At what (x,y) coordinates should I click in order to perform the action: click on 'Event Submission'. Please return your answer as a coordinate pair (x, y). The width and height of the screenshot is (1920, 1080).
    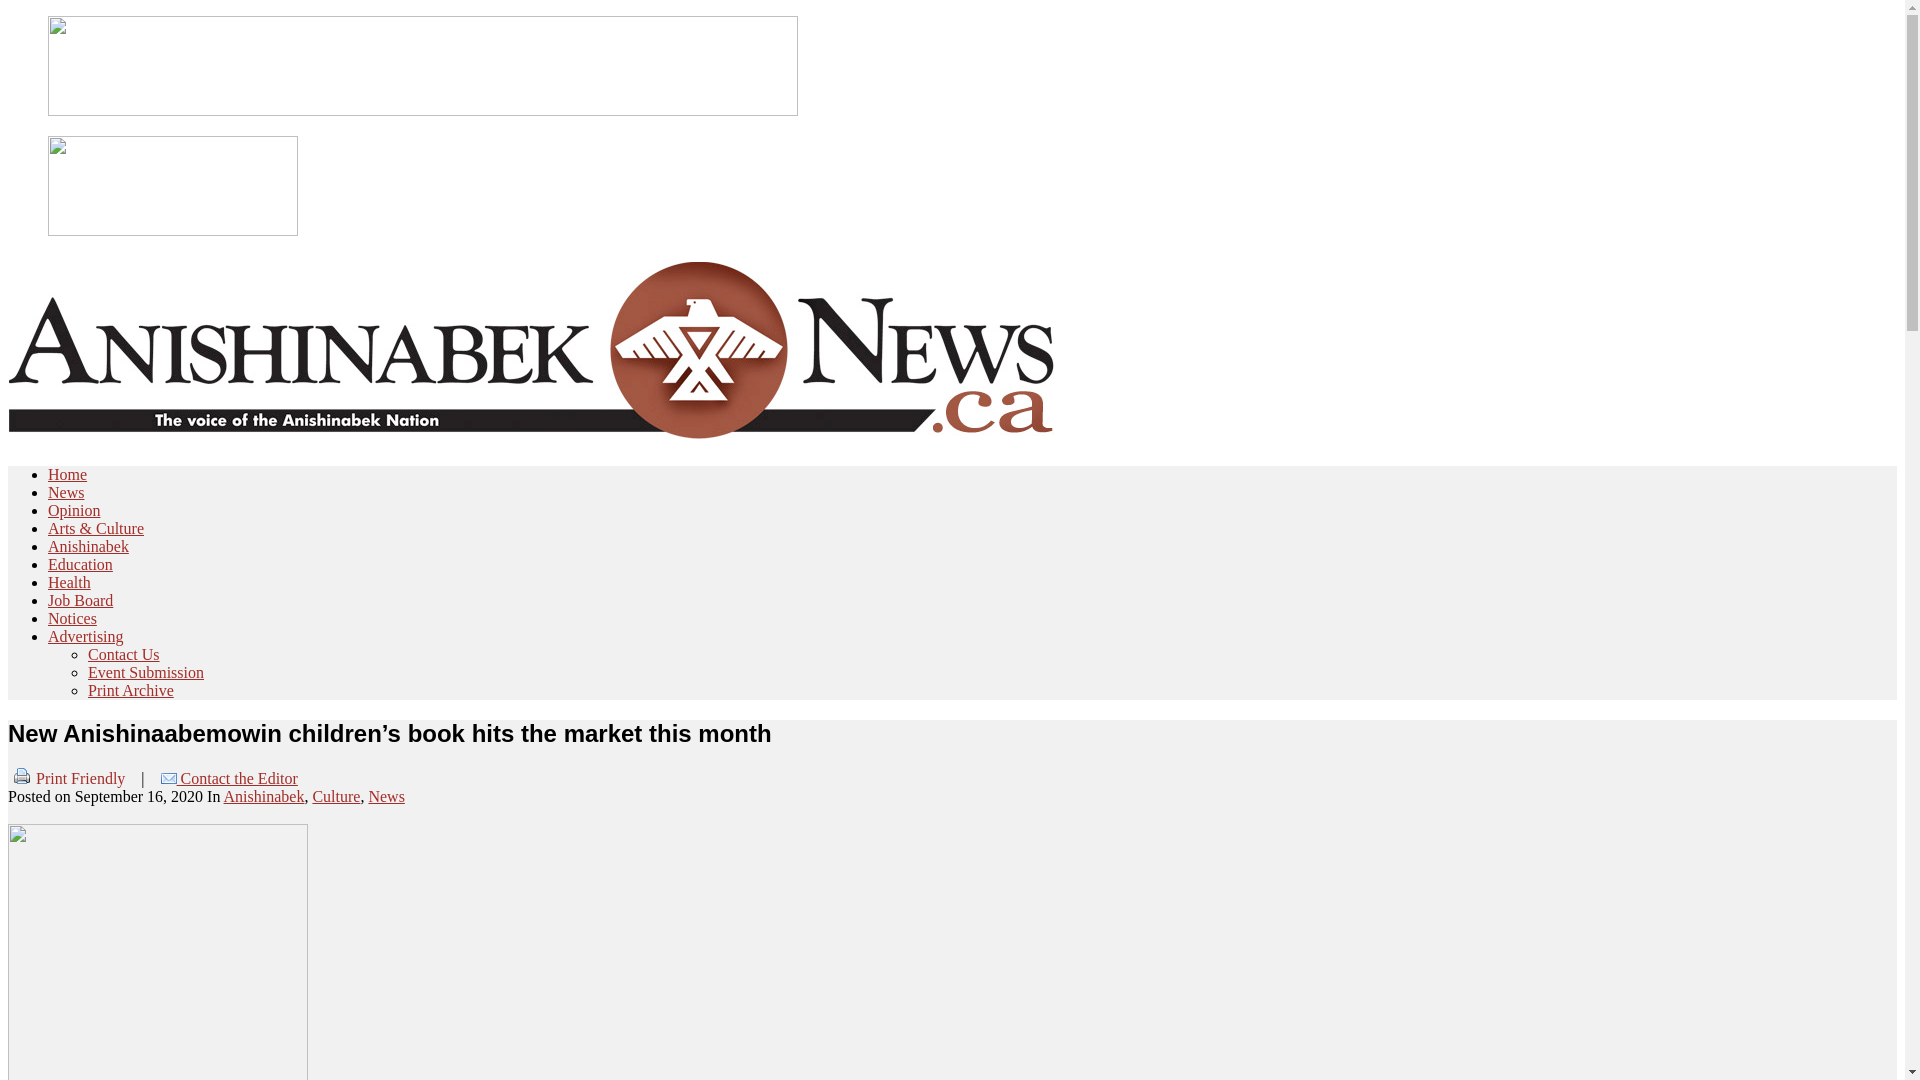
    Looking at the image, I should click on (144, 672).